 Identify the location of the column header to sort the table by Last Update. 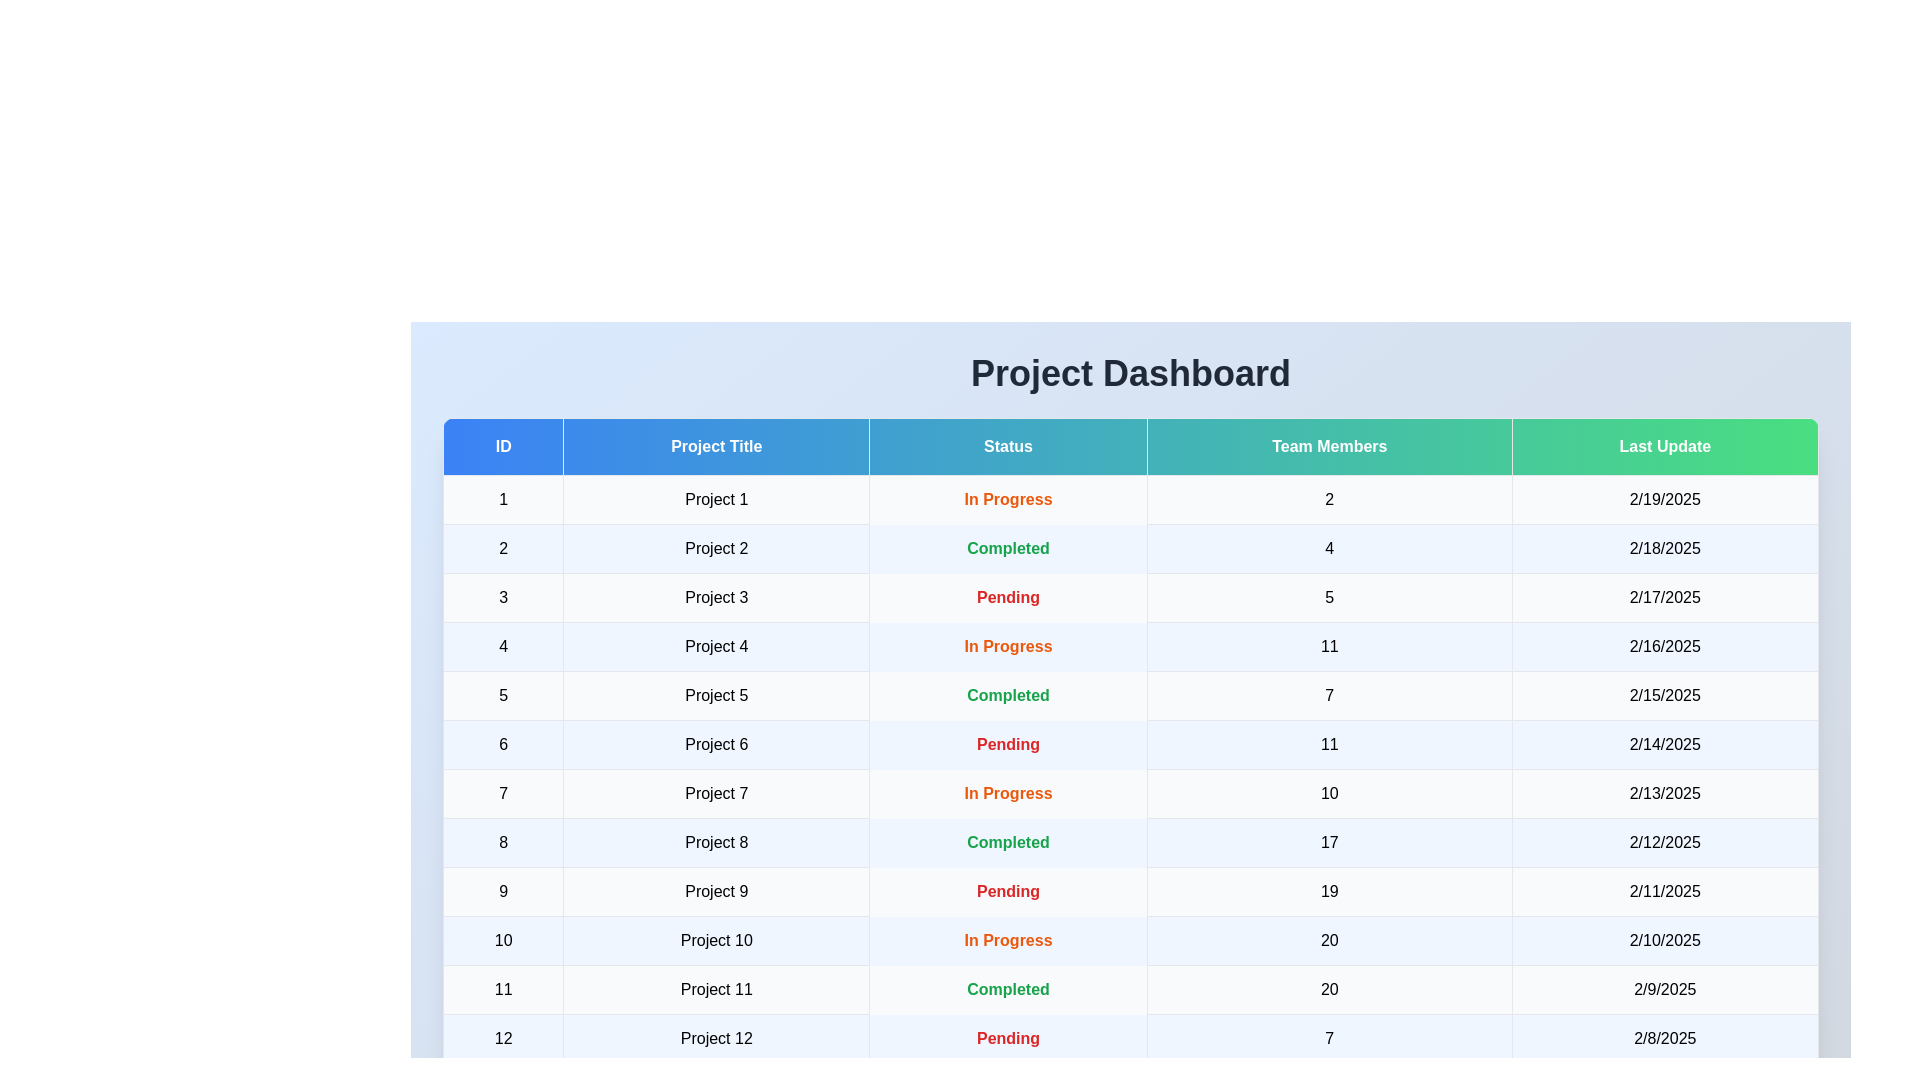
(1665, 446).